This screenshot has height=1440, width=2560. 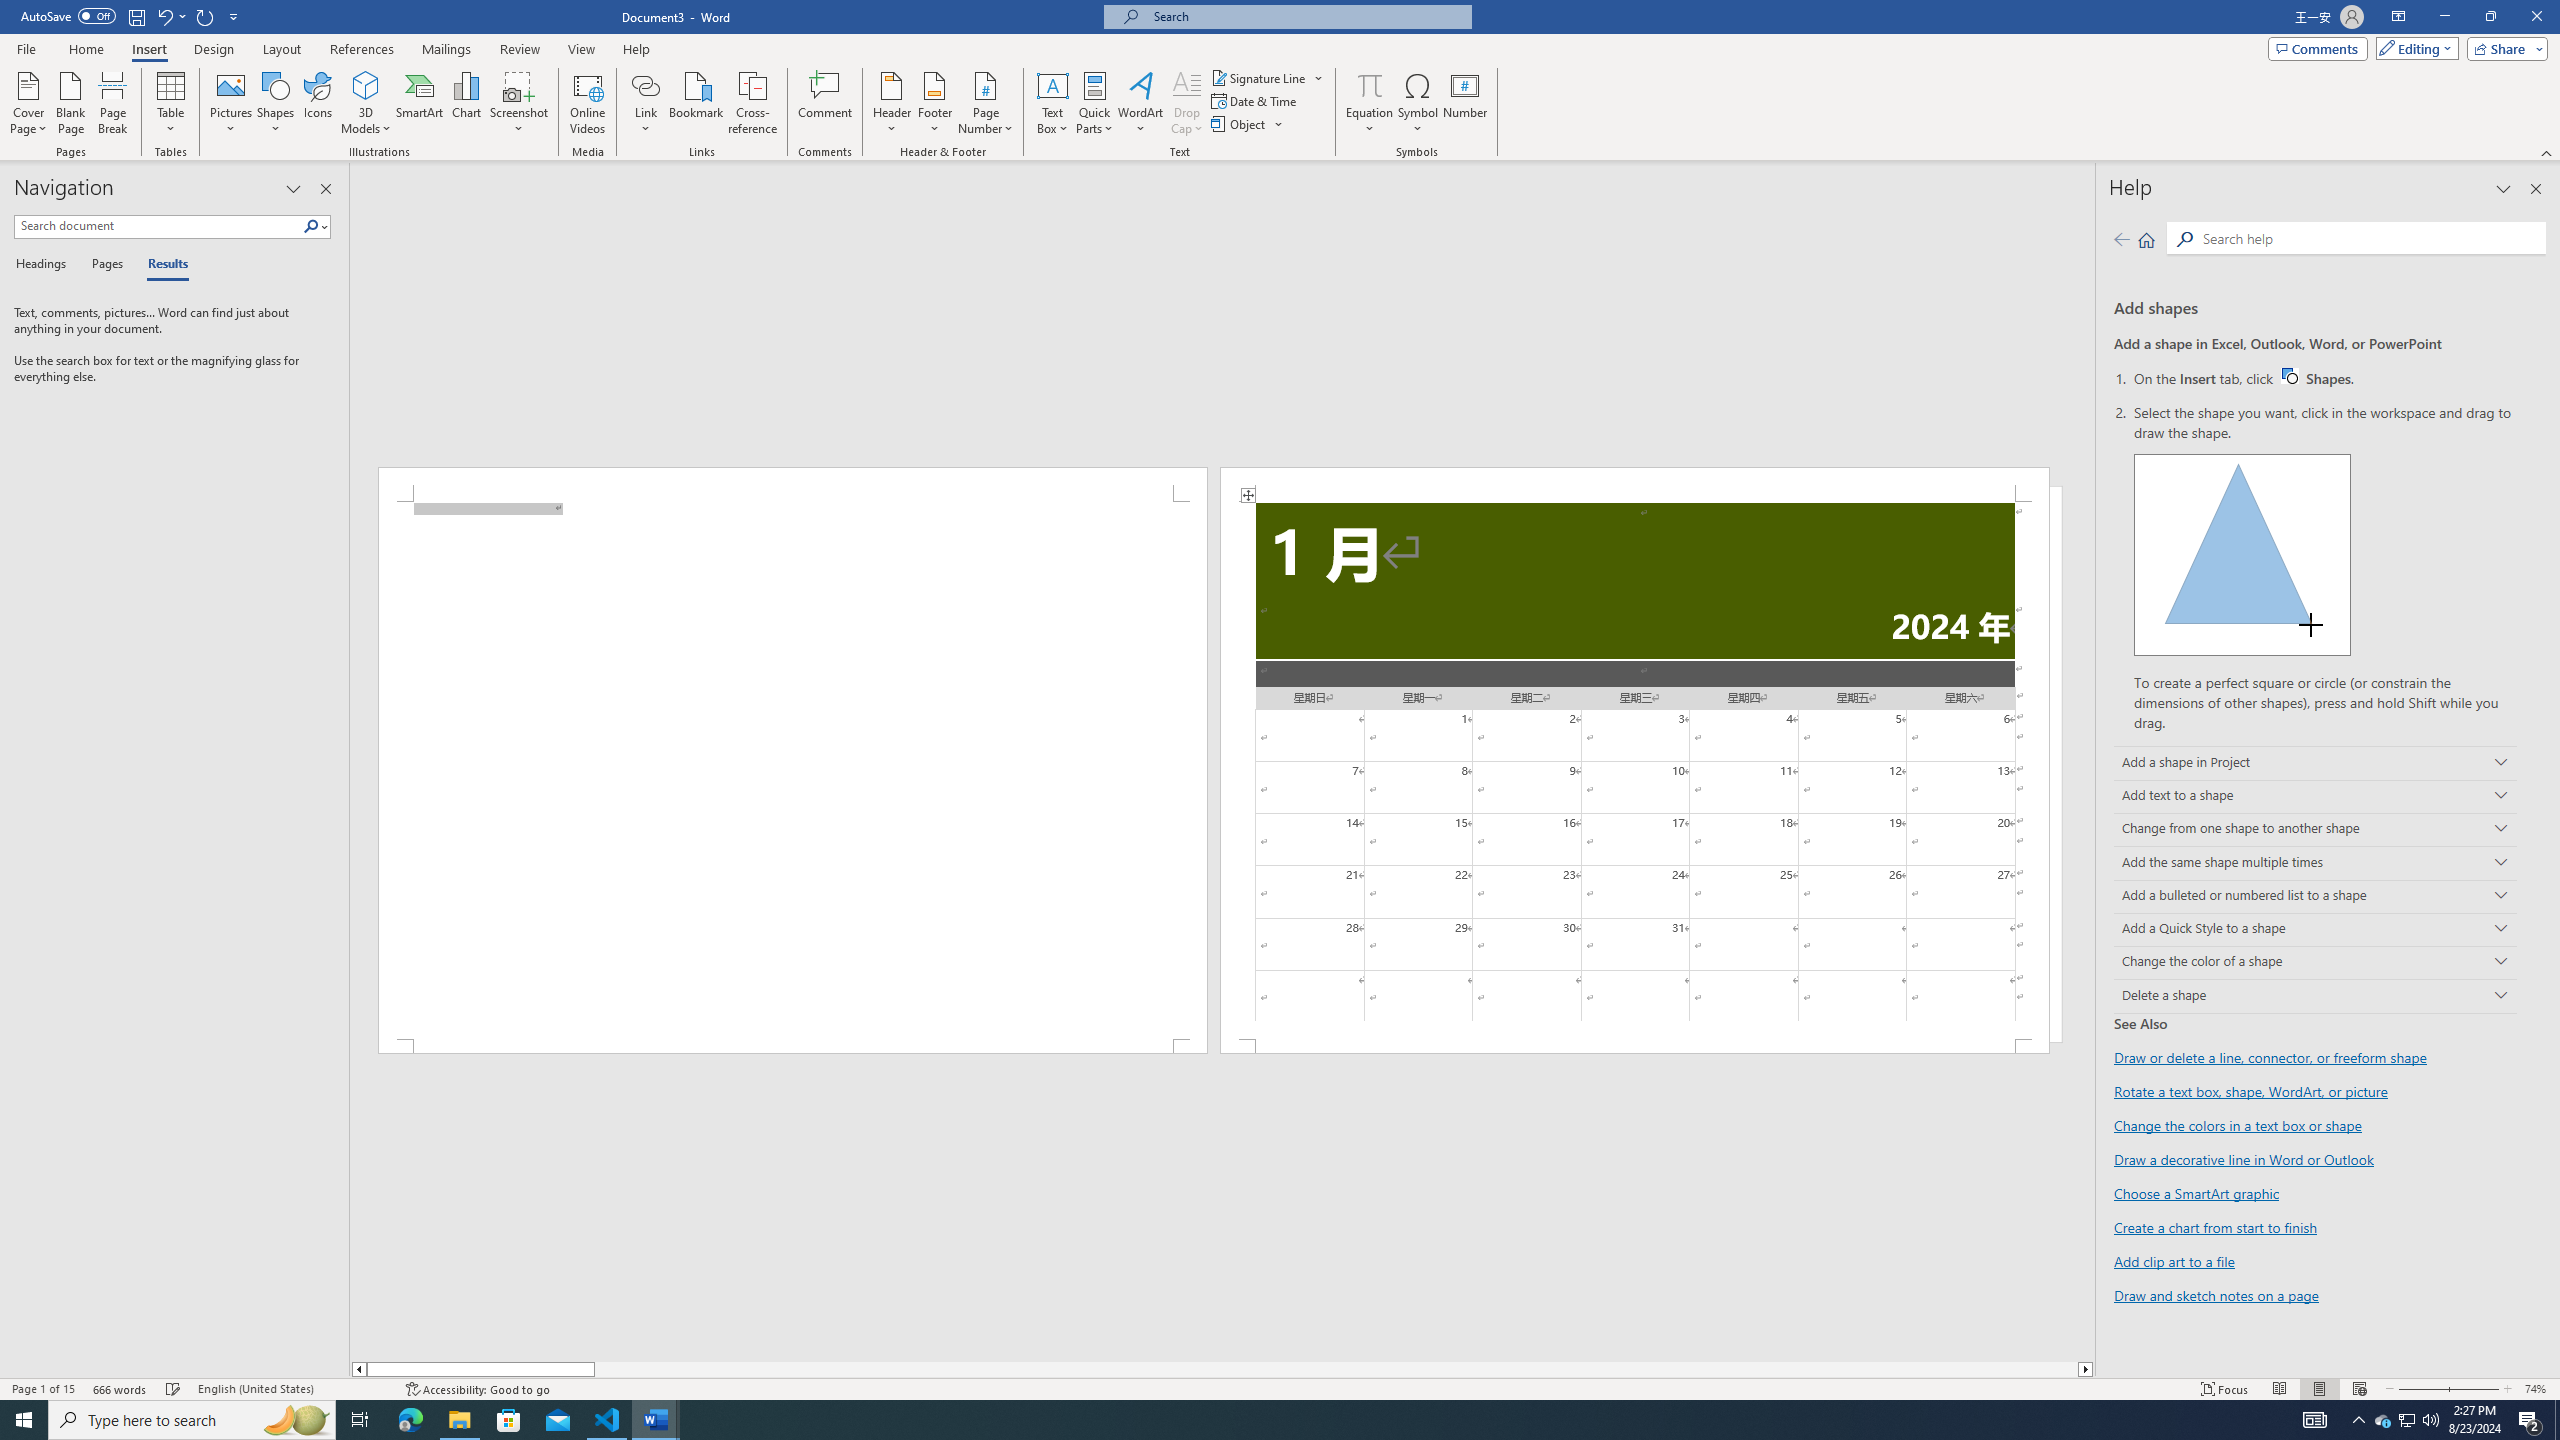 I want to click on 'Choose a SmartArt graphic', so click(x=2196, y=1192).